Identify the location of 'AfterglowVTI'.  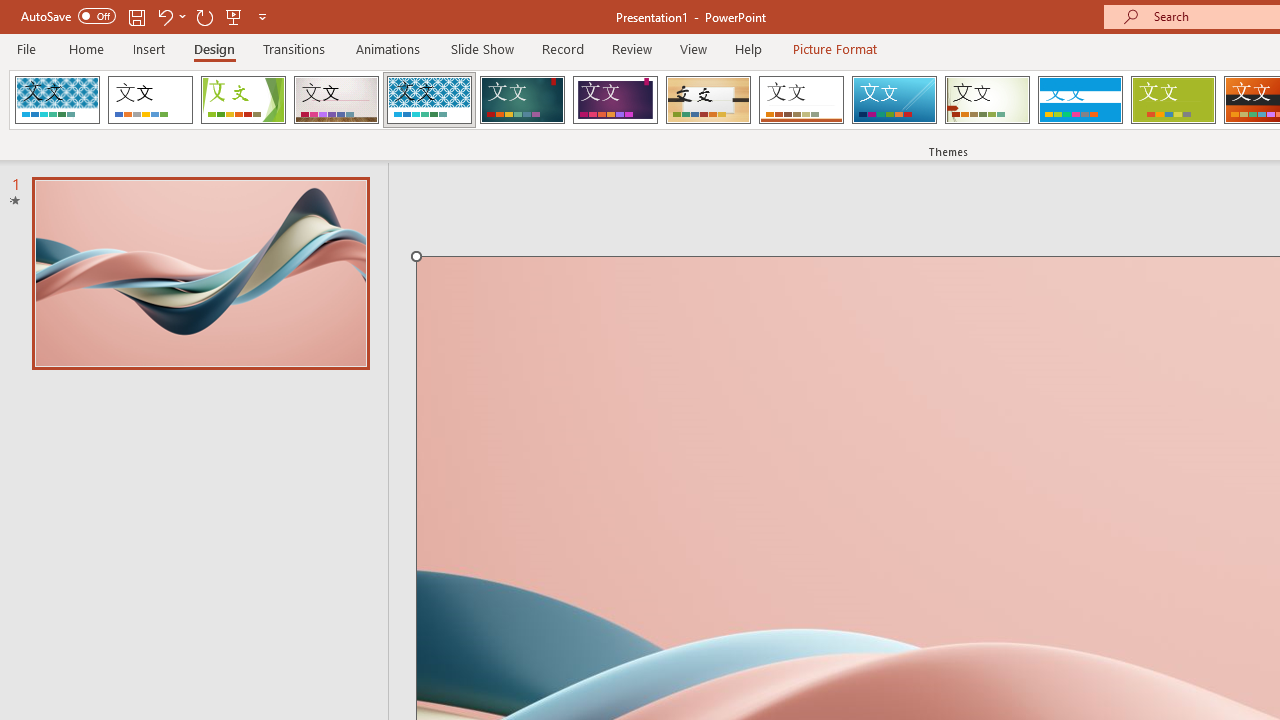
(57, 100).